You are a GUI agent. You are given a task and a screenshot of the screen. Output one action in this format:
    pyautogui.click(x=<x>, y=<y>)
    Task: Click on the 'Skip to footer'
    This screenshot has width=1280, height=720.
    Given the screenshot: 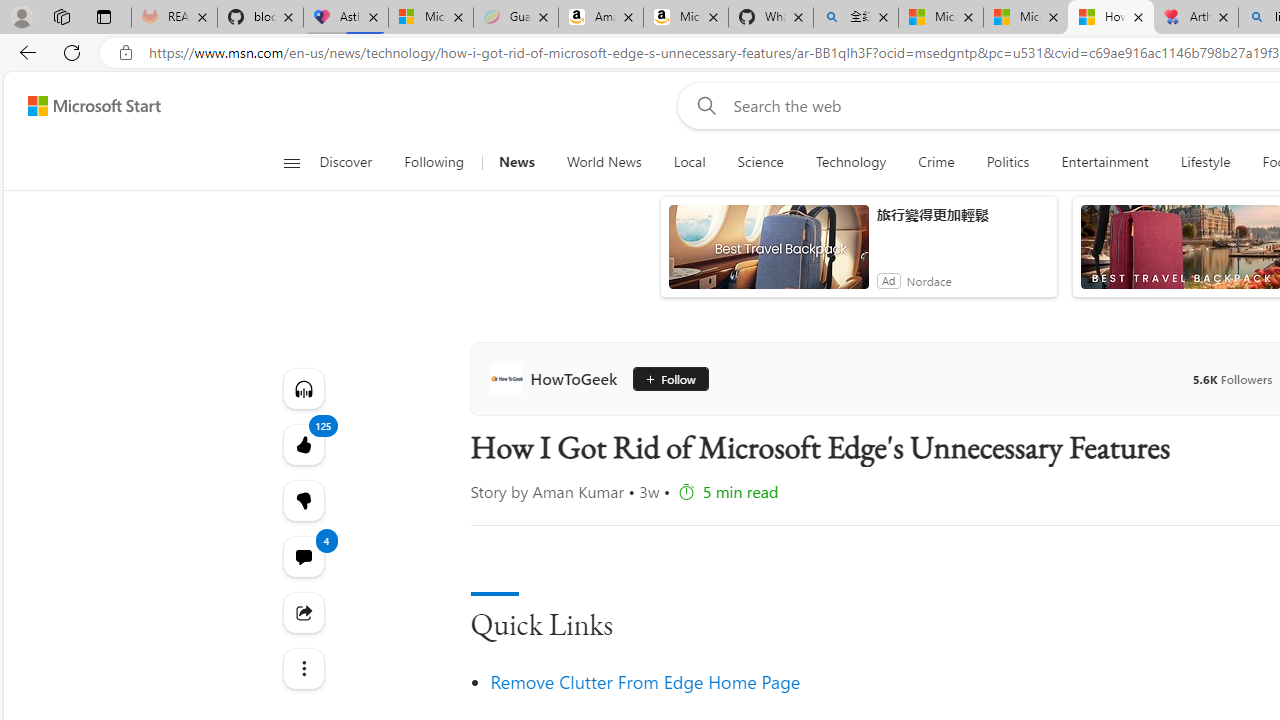 What is the action you would take?
    pyautogui.click(x=81, y=105)
    